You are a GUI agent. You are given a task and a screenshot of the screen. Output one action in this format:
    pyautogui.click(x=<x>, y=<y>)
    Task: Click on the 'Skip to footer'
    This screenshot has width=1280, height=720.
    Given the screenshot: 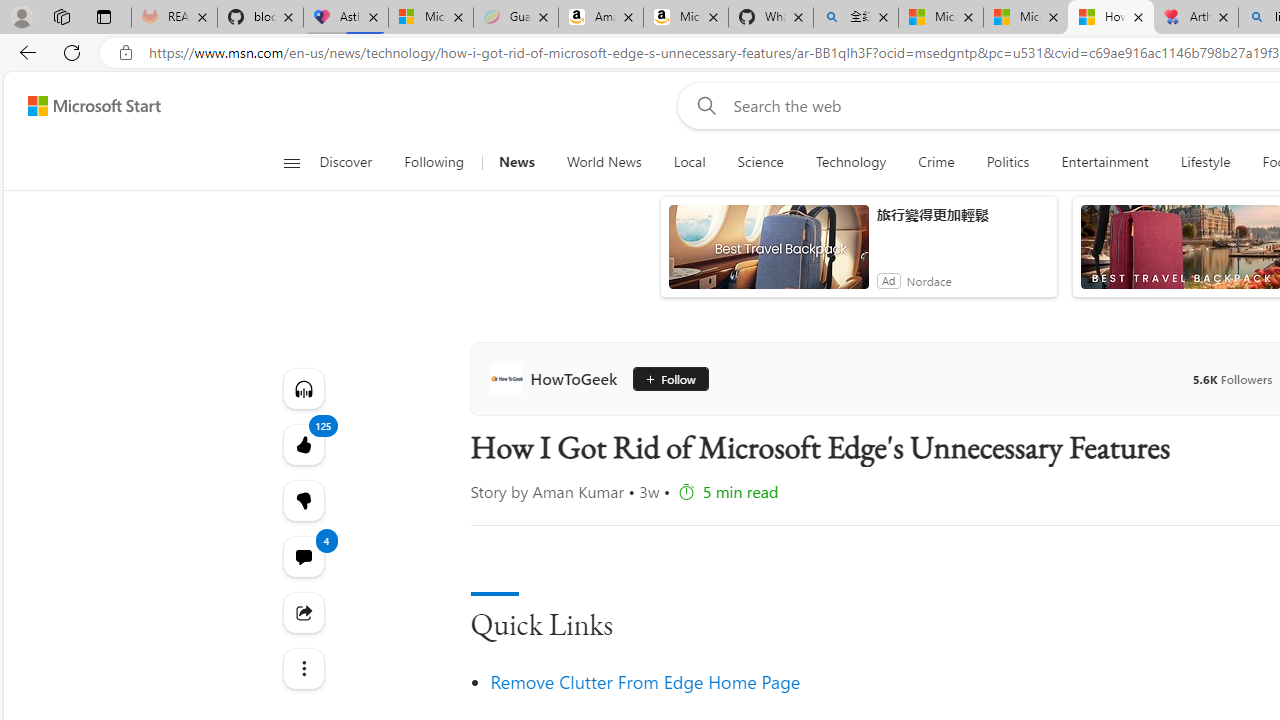 What is the action you would take?
    pyautogui.click(x=81, y=105)
    